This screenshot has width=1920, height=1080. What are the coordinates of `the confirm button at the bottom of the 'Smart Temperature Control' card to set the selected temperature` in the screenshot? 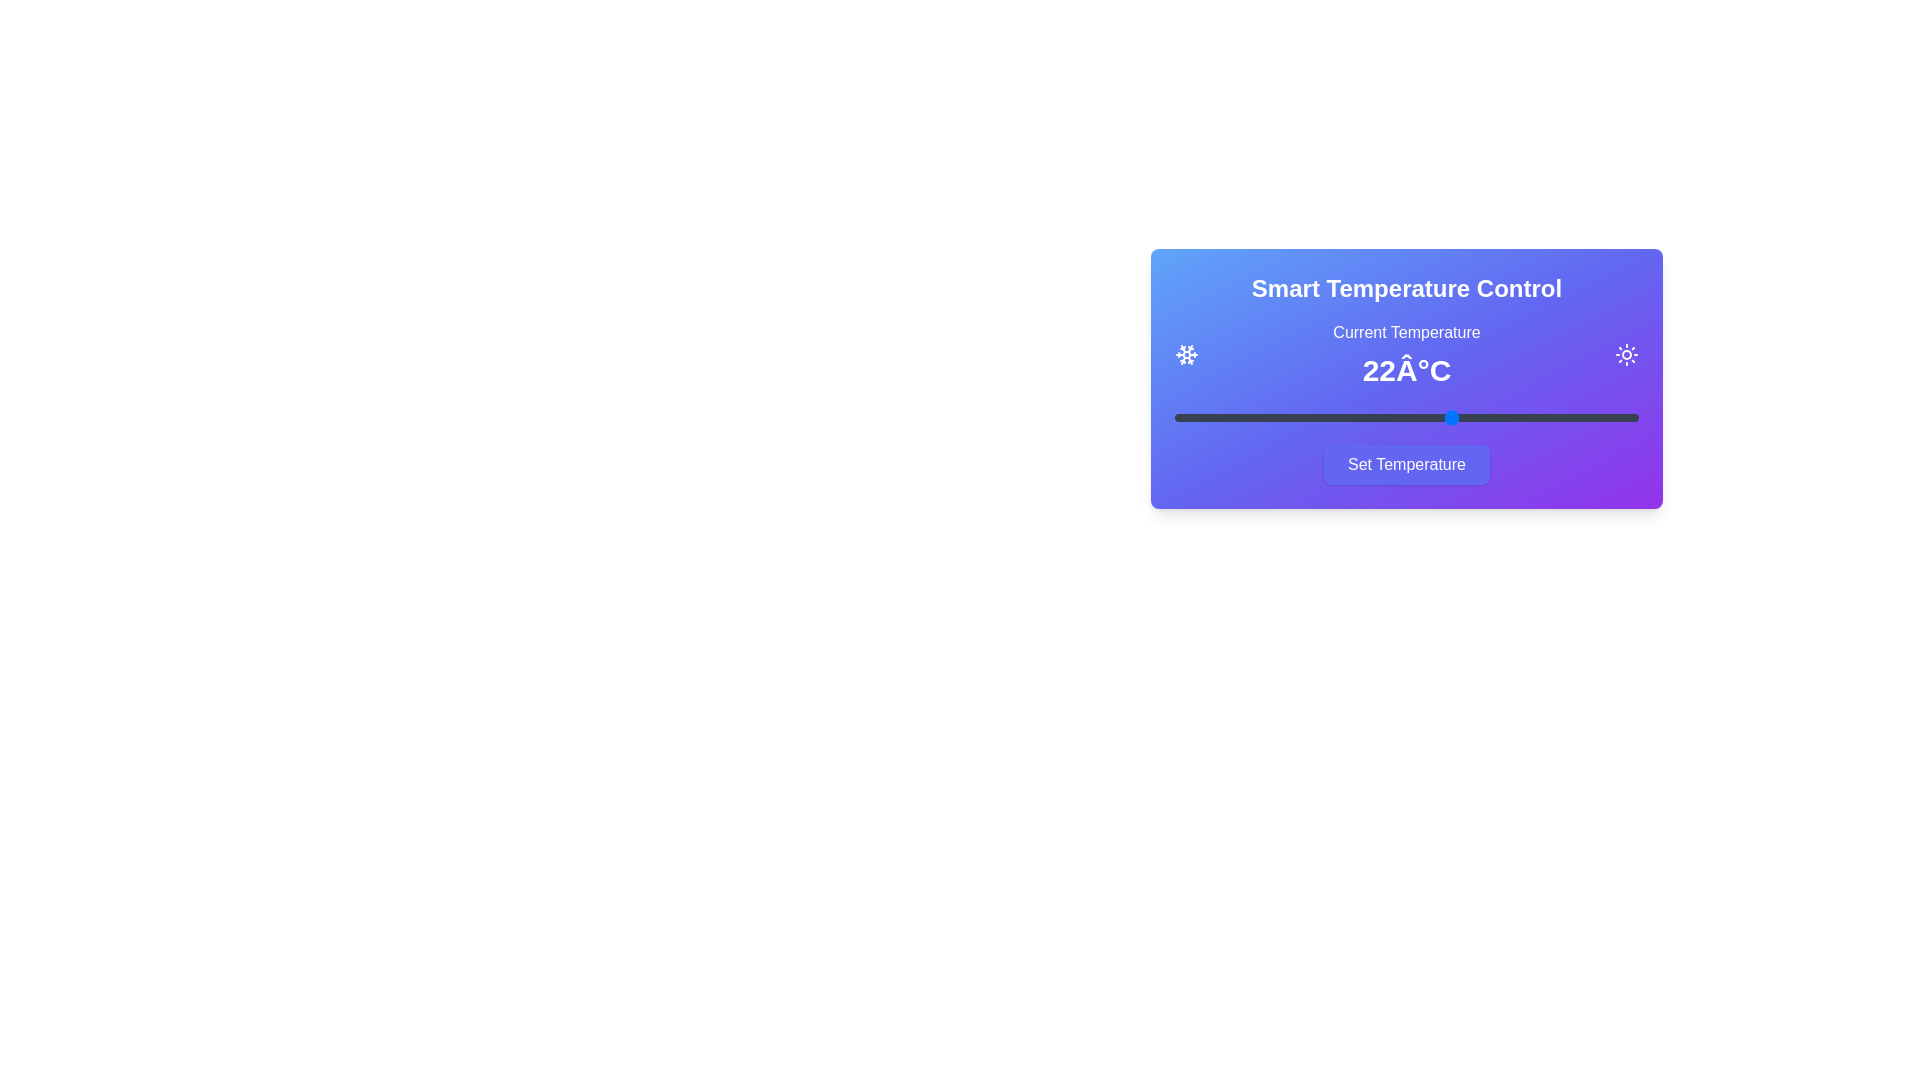 It's located at (1405, 465).